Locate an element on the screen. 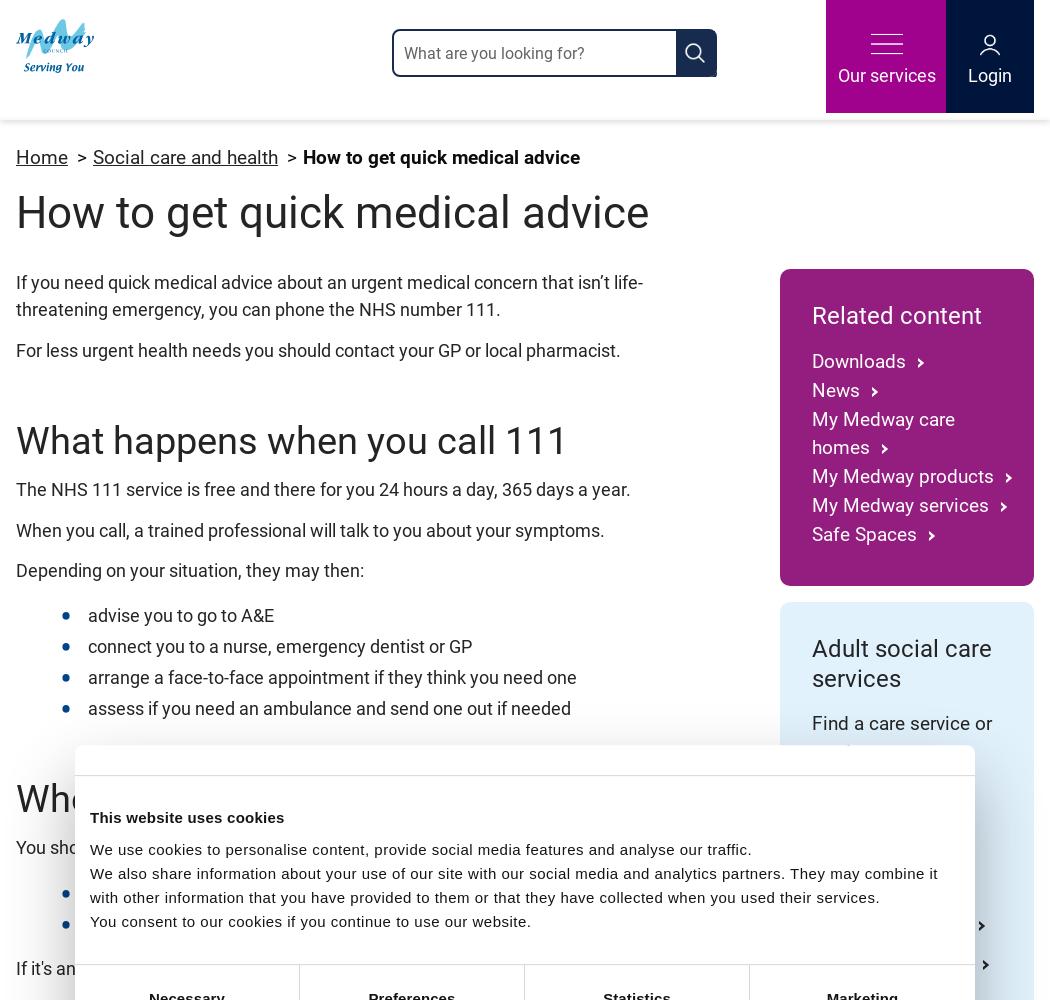 This screenshot has height=1000, width=1050. 'News' is located at coordinates (810, 389).